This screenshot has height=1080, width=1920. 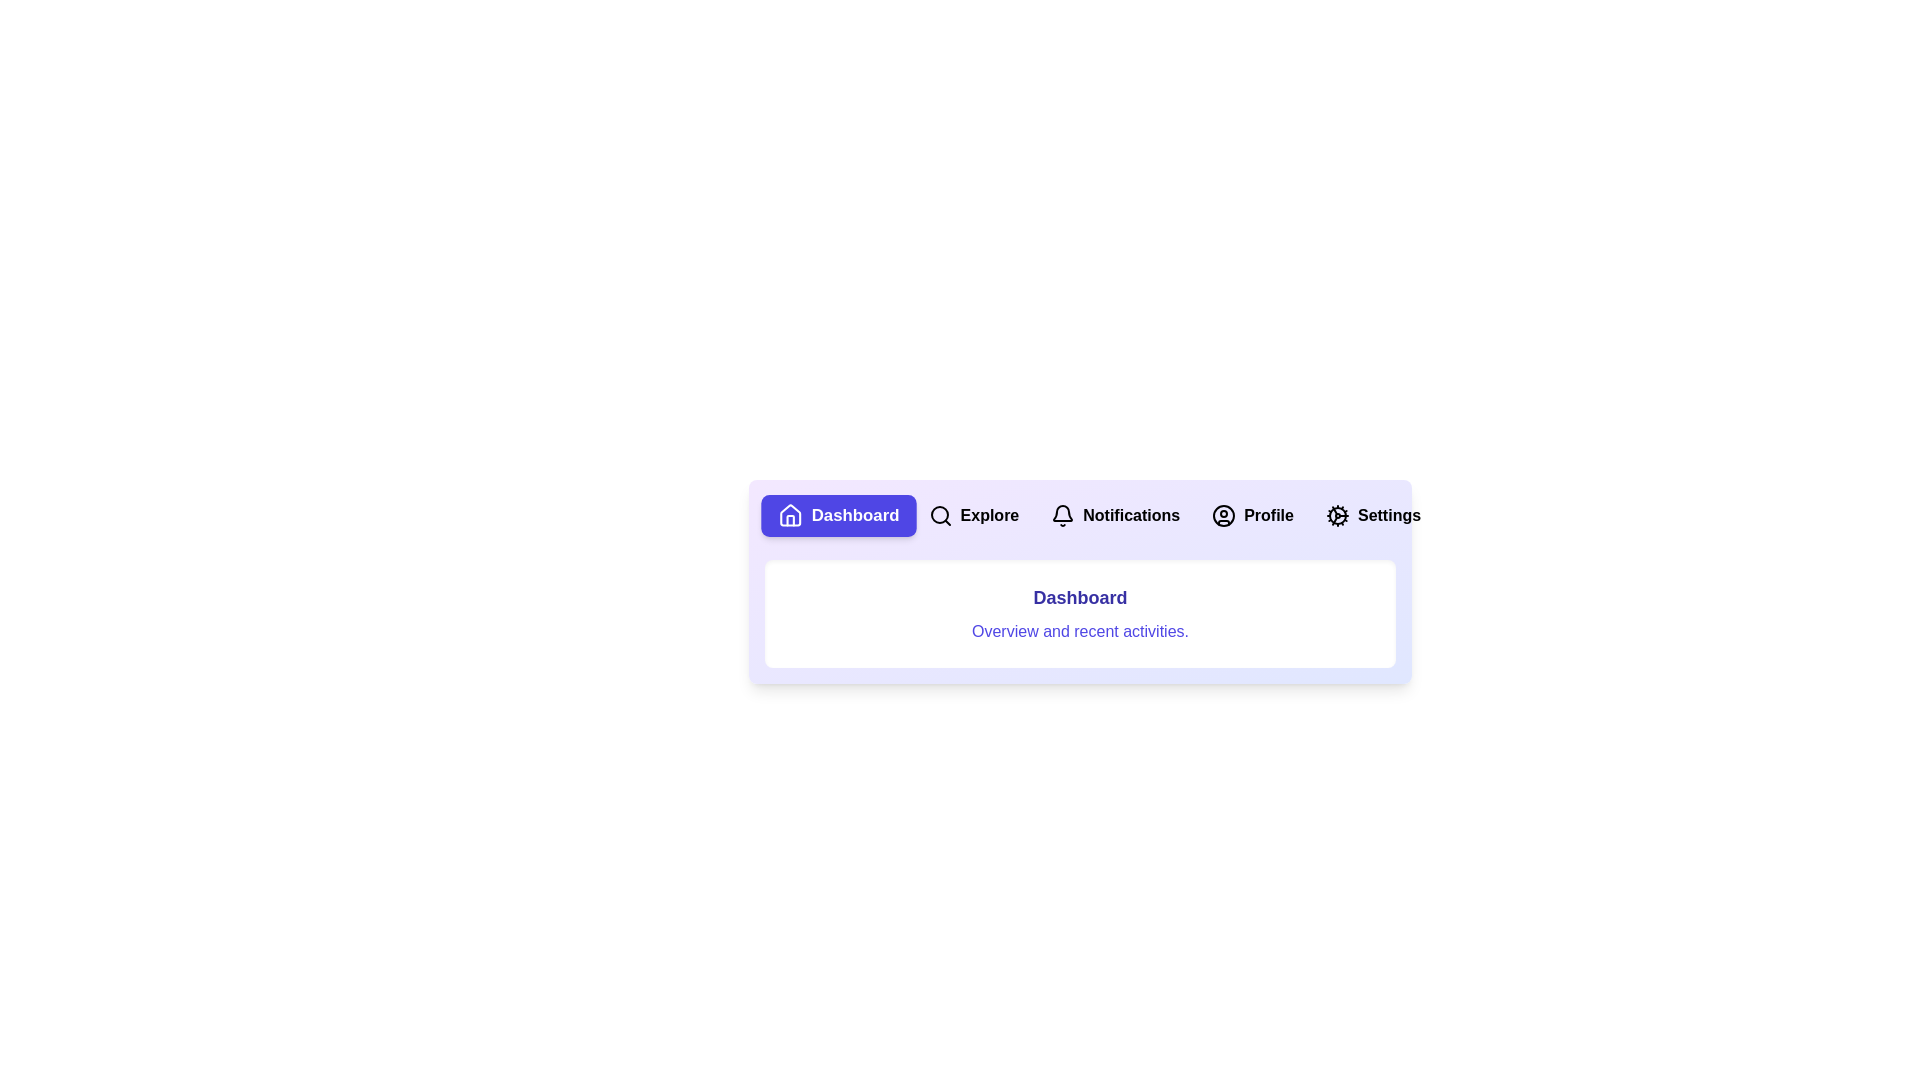 I want to click on the icon of the tab labeled Settings, so click(x=1338, y=515).